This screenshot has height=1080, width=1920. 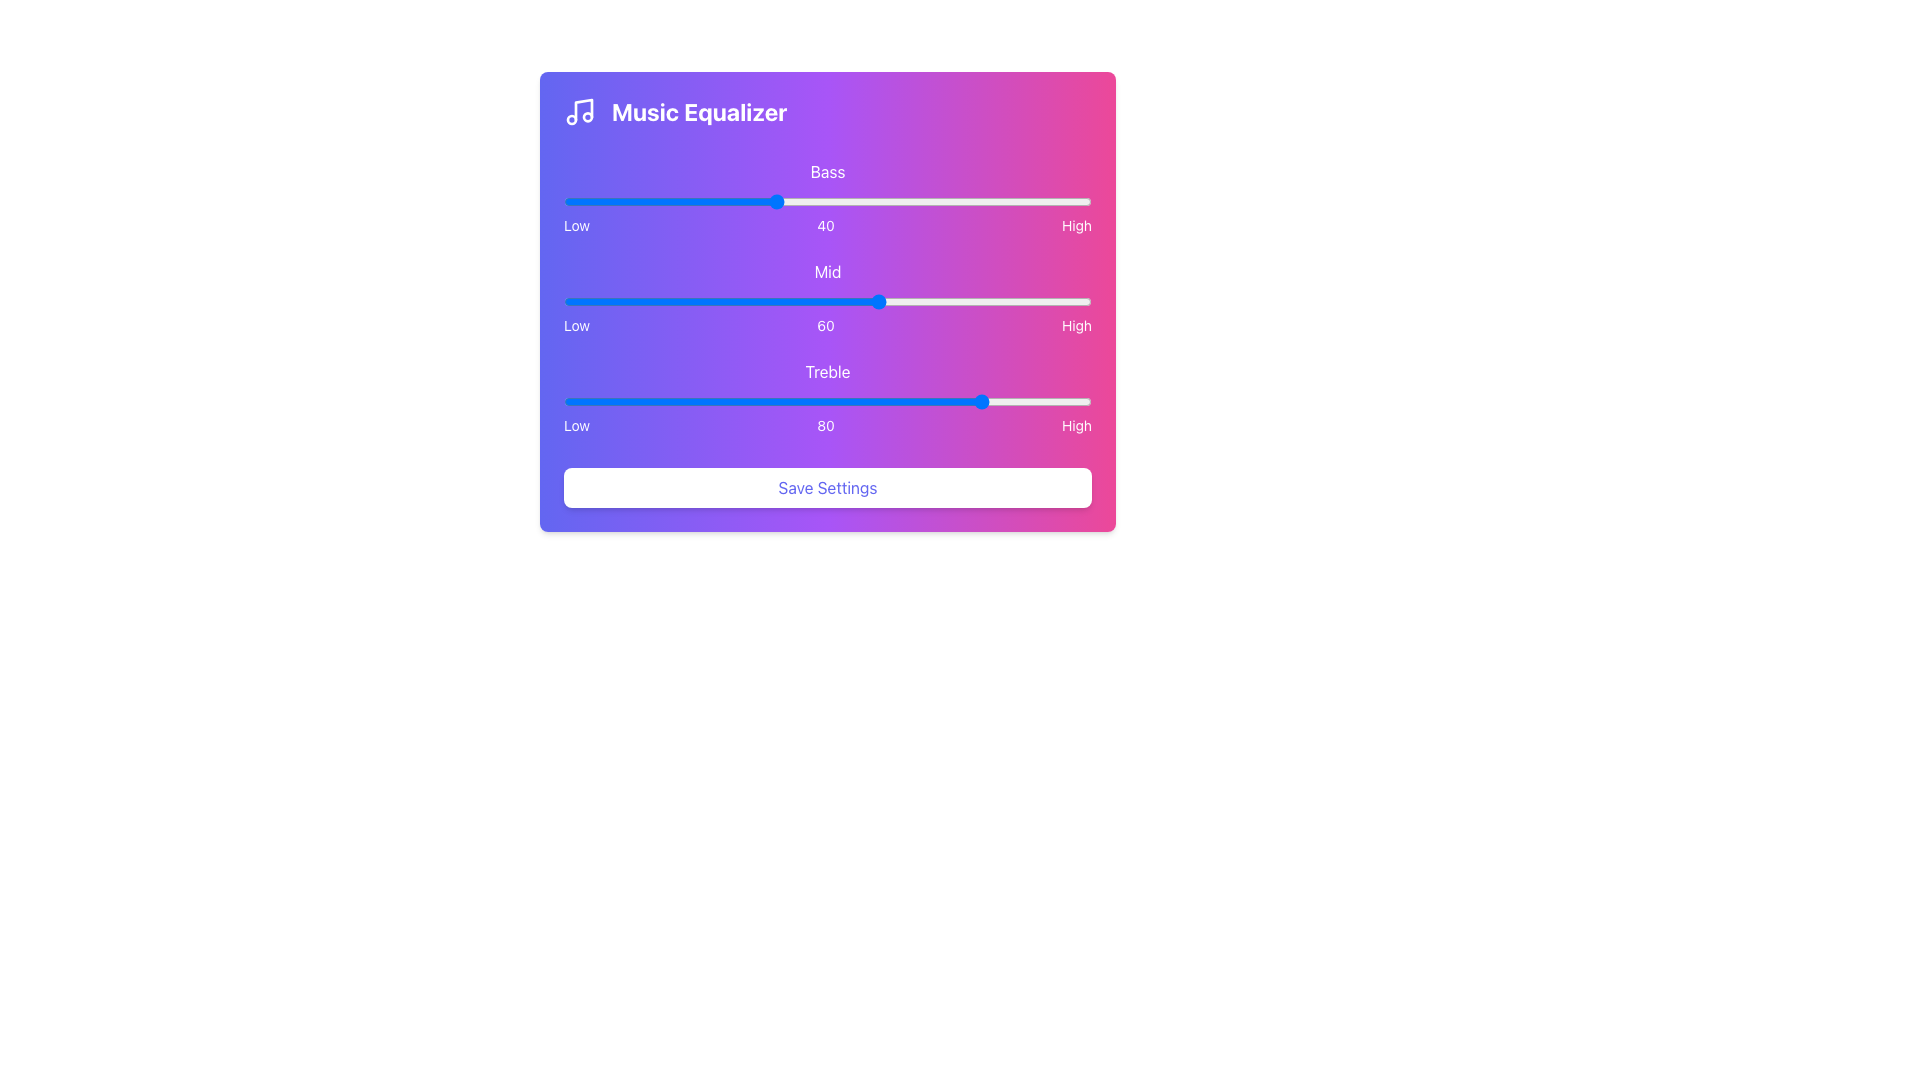 I want to click on the Text label group consisting of the labels 'Low', '80', and 'High' which indicates the scale for the 'Treble' slider in the music equalizer interface, so click(x=828, y=424).